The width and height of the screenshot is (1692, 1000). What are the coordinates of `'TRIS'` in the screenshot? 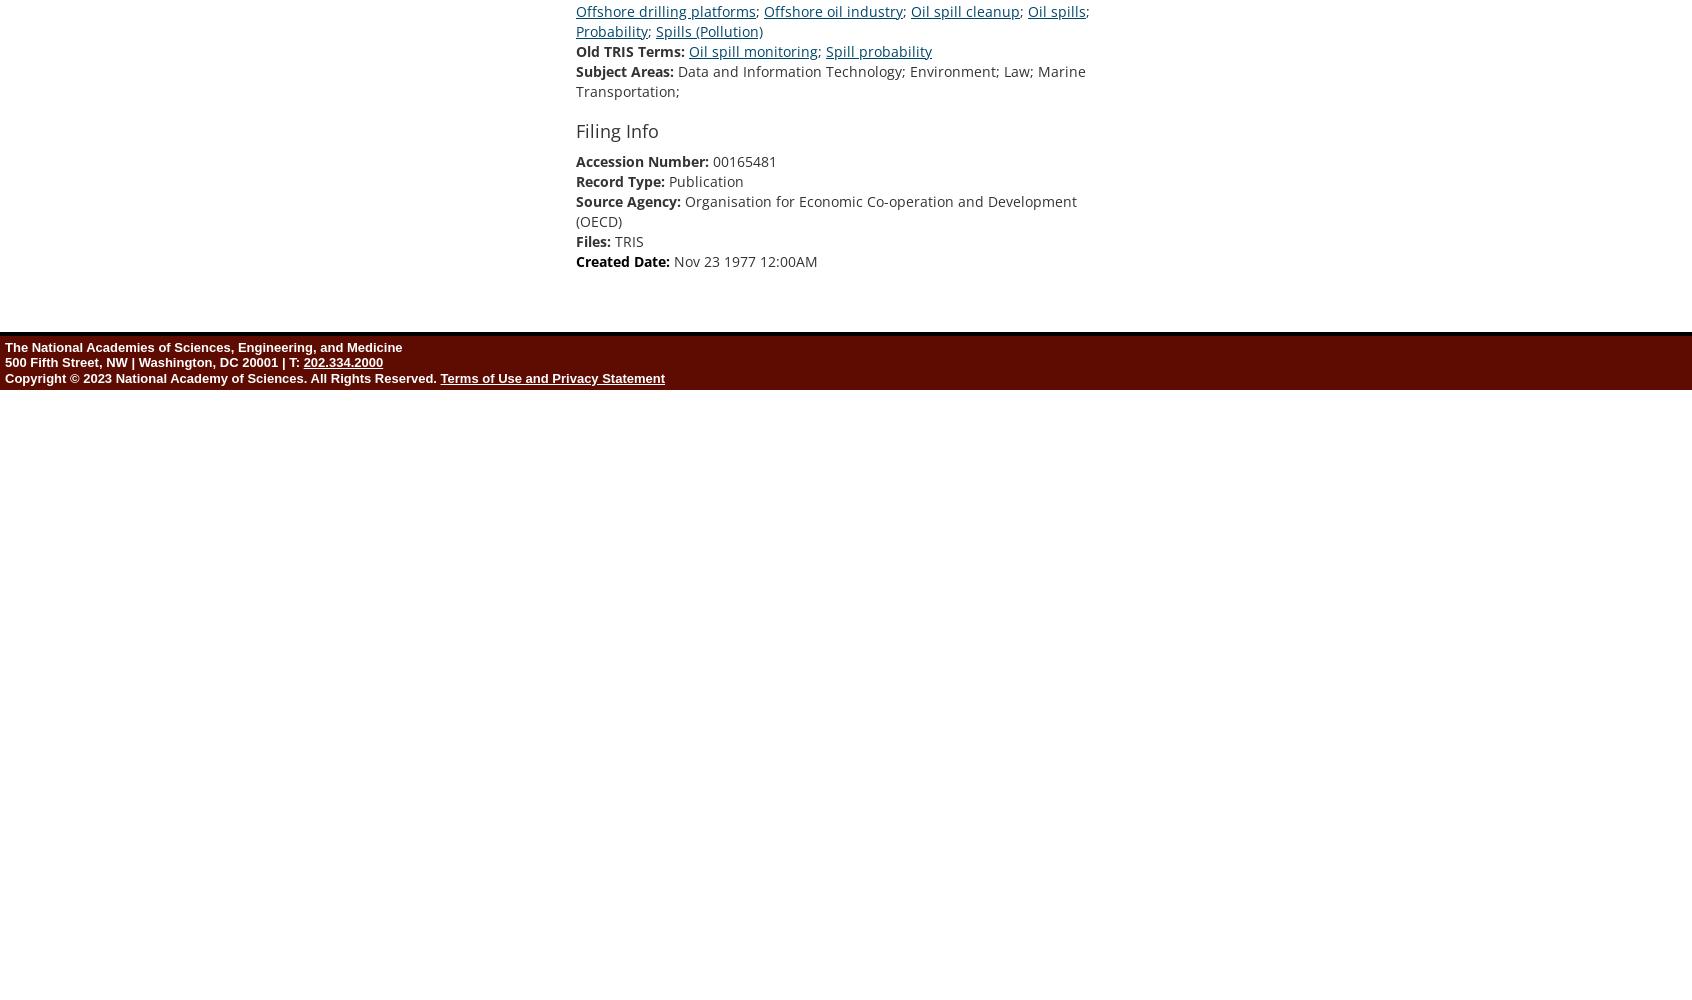 It's located at (614, 239).